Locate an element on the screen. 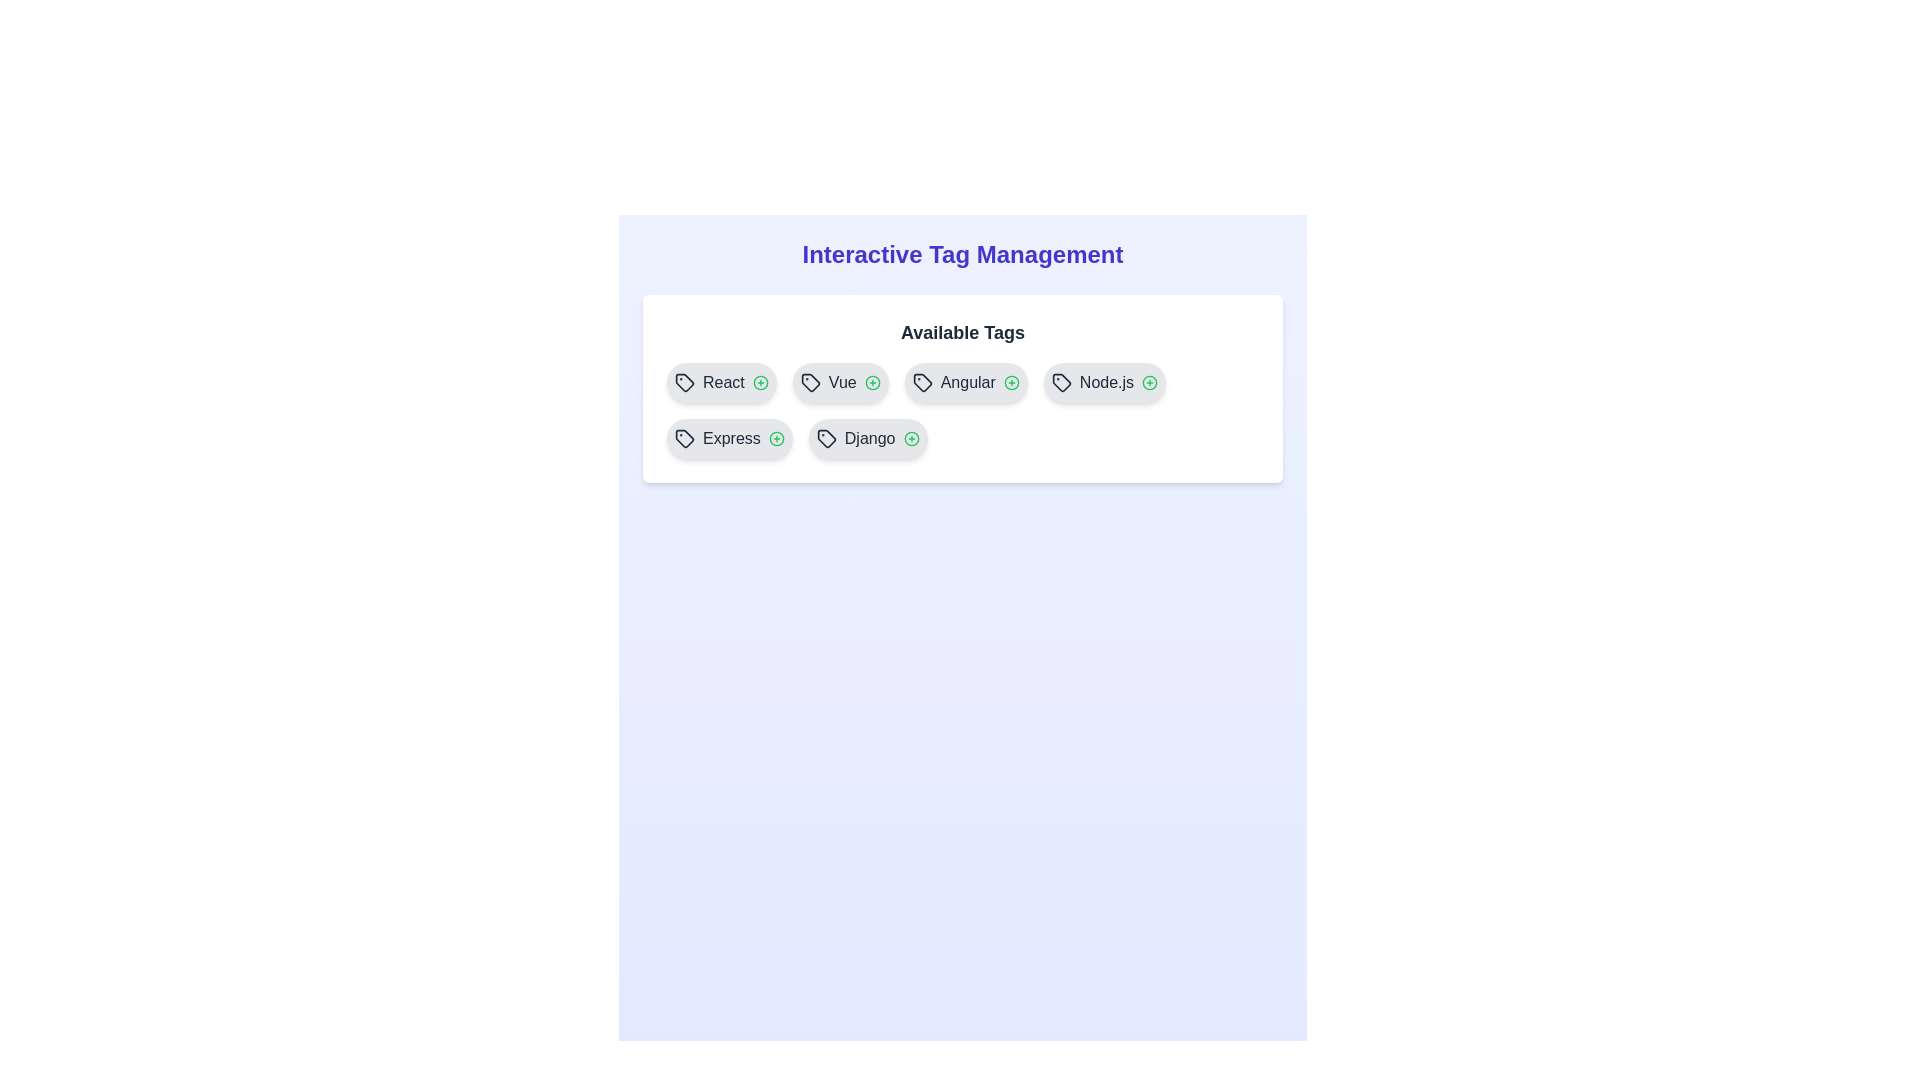 Image resolution: width=1920 pixels, height=1080 pixels. the circular icon button with a green outline and a green plus sign in the center, located adjacent to the label 'React' in the 'Available Tags' section is located at coordinates (759, 382).